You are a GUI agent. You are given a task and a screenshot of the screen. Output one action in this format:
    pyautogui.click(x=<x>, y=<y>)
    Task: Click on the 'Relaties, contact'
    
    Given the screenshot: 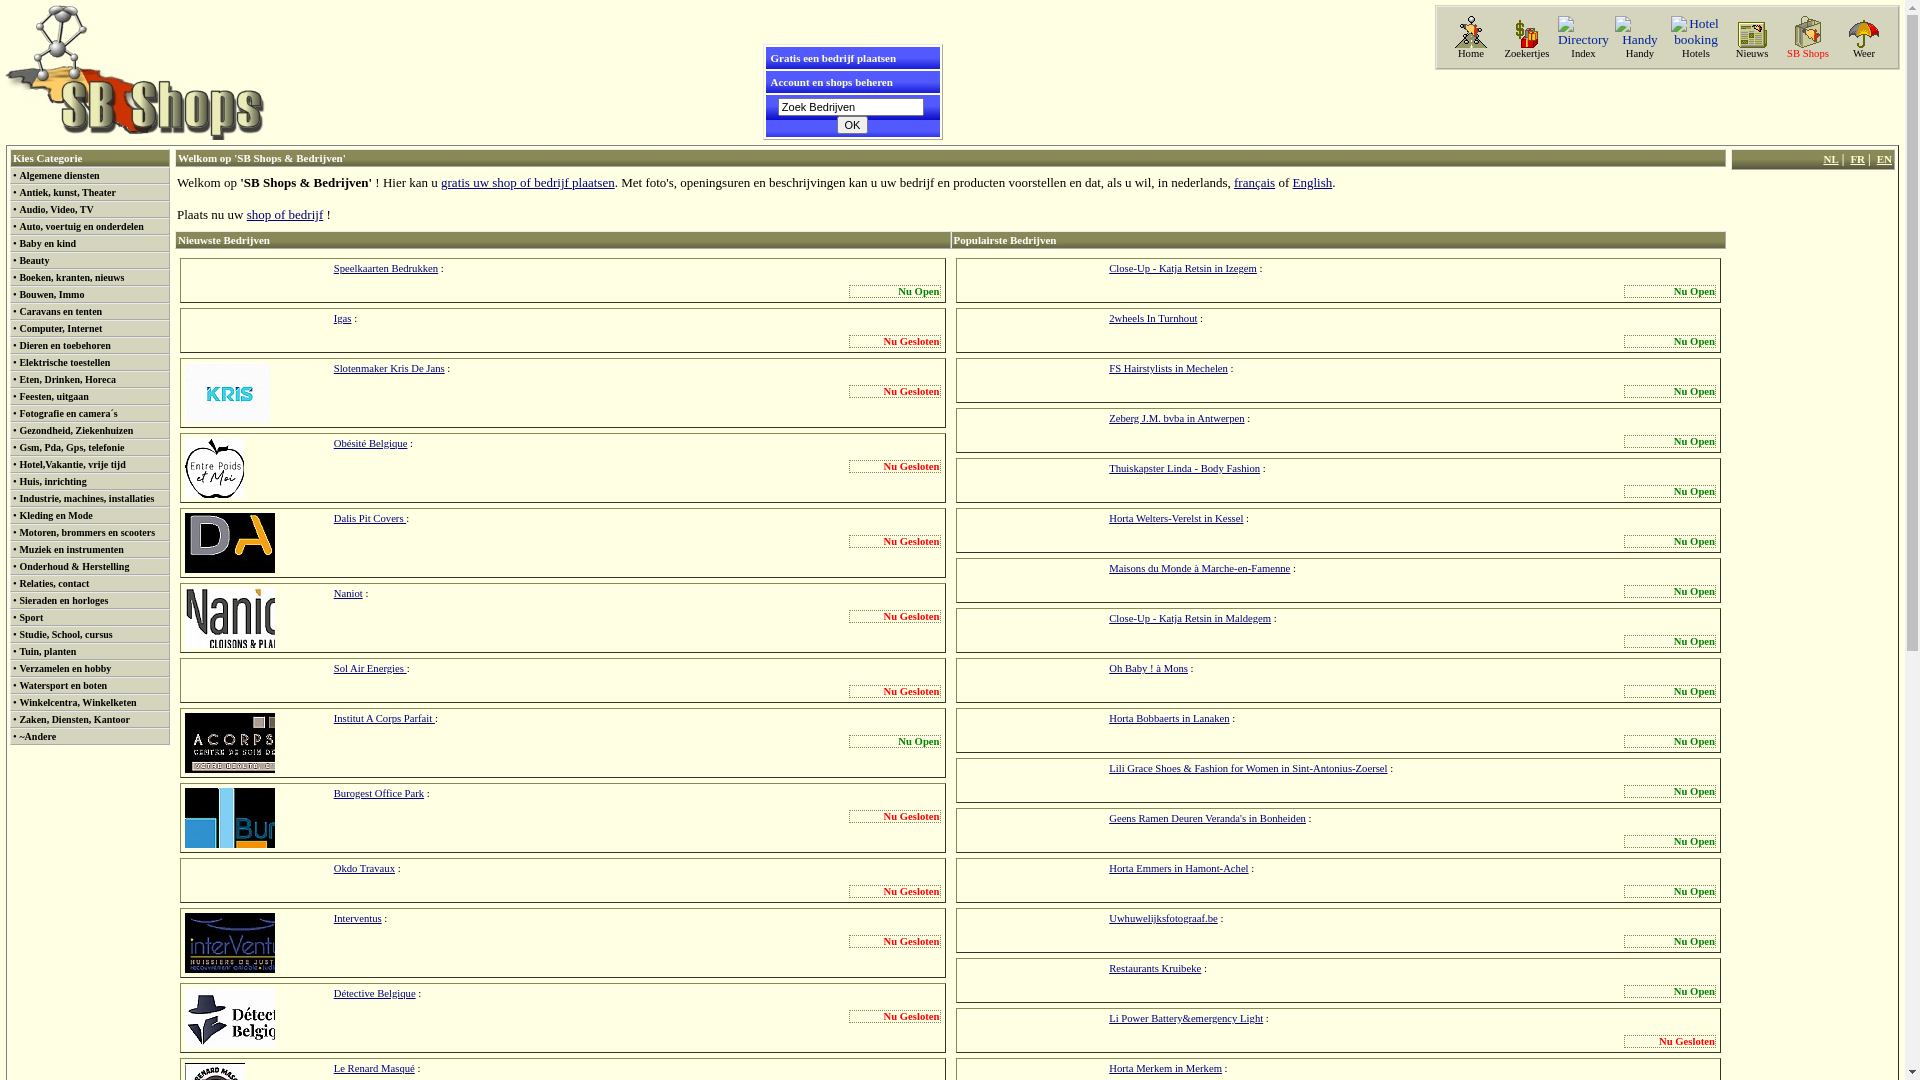 What is the action you would take?
    pyautogui.click(x=53, y=583)
    